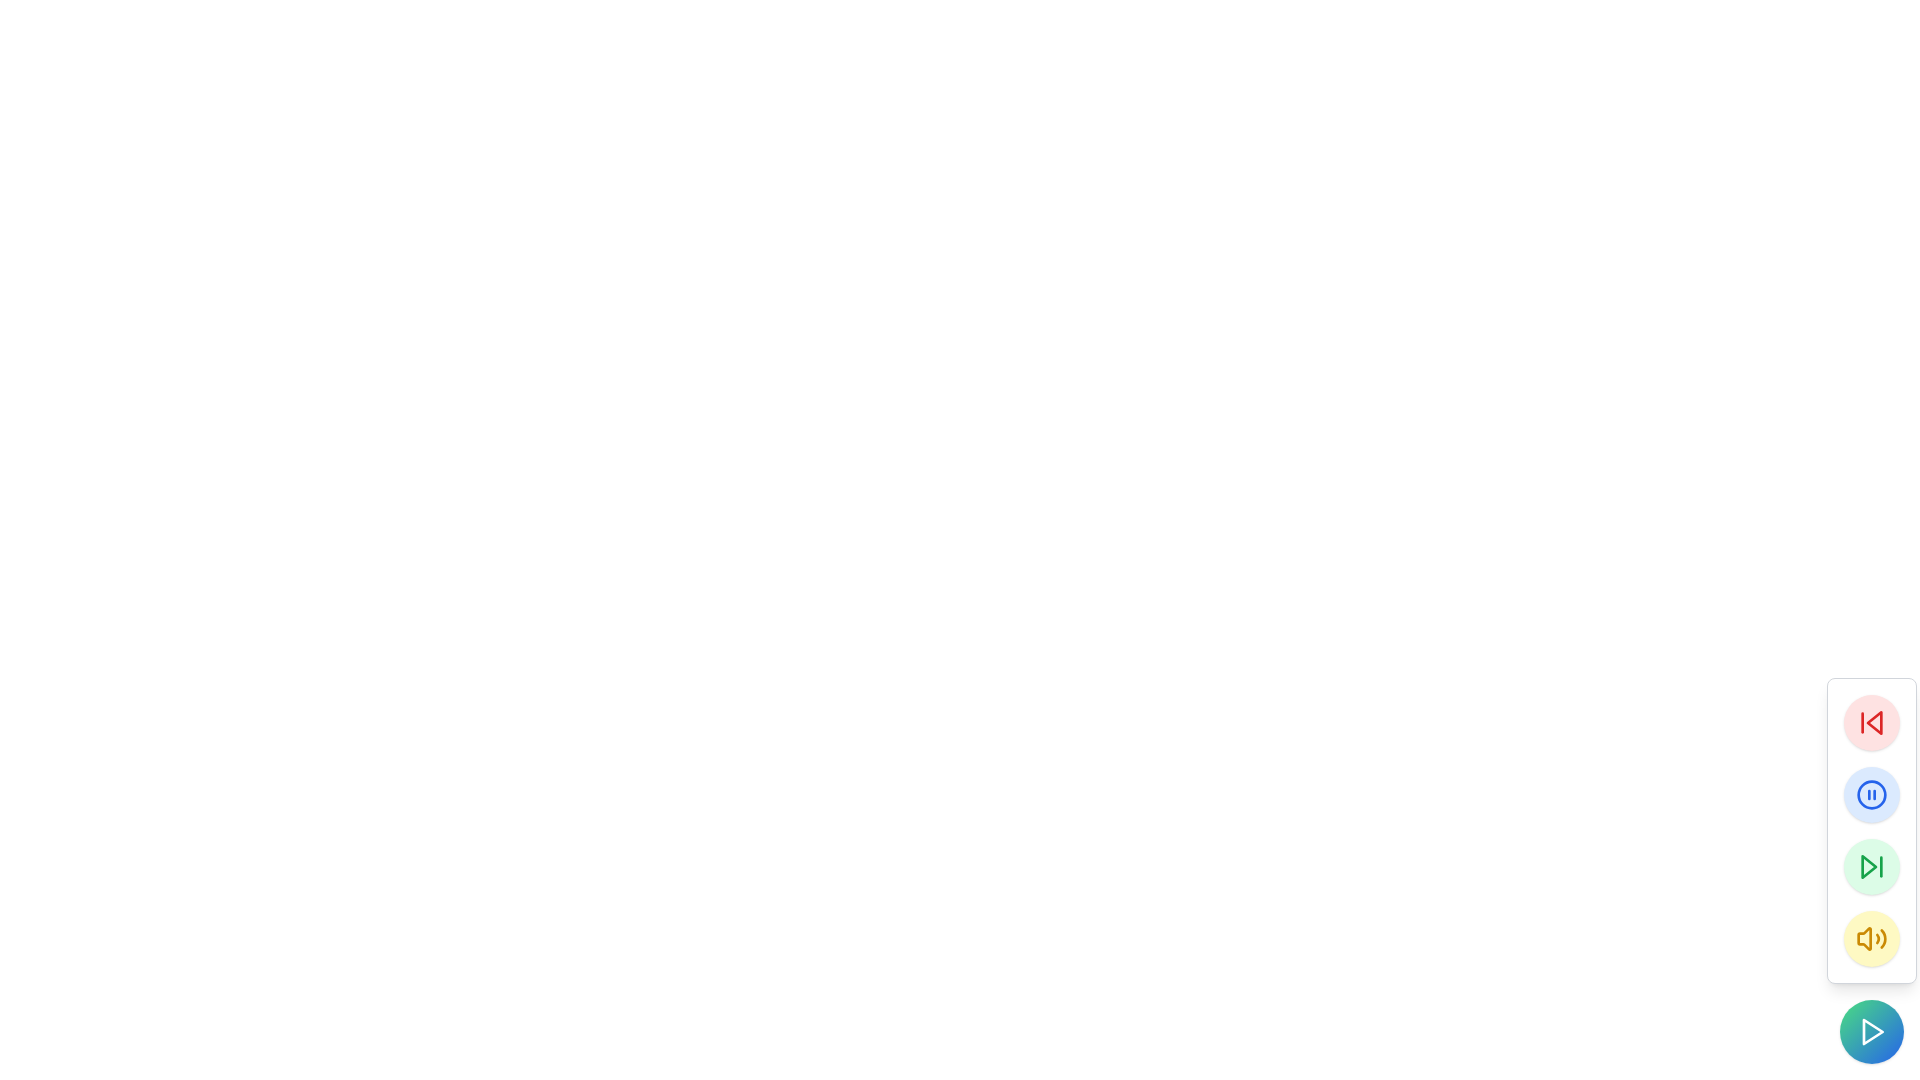  I want to click on the 'next' button located at the bottom-right corner of the interface, so click(1871, 866).